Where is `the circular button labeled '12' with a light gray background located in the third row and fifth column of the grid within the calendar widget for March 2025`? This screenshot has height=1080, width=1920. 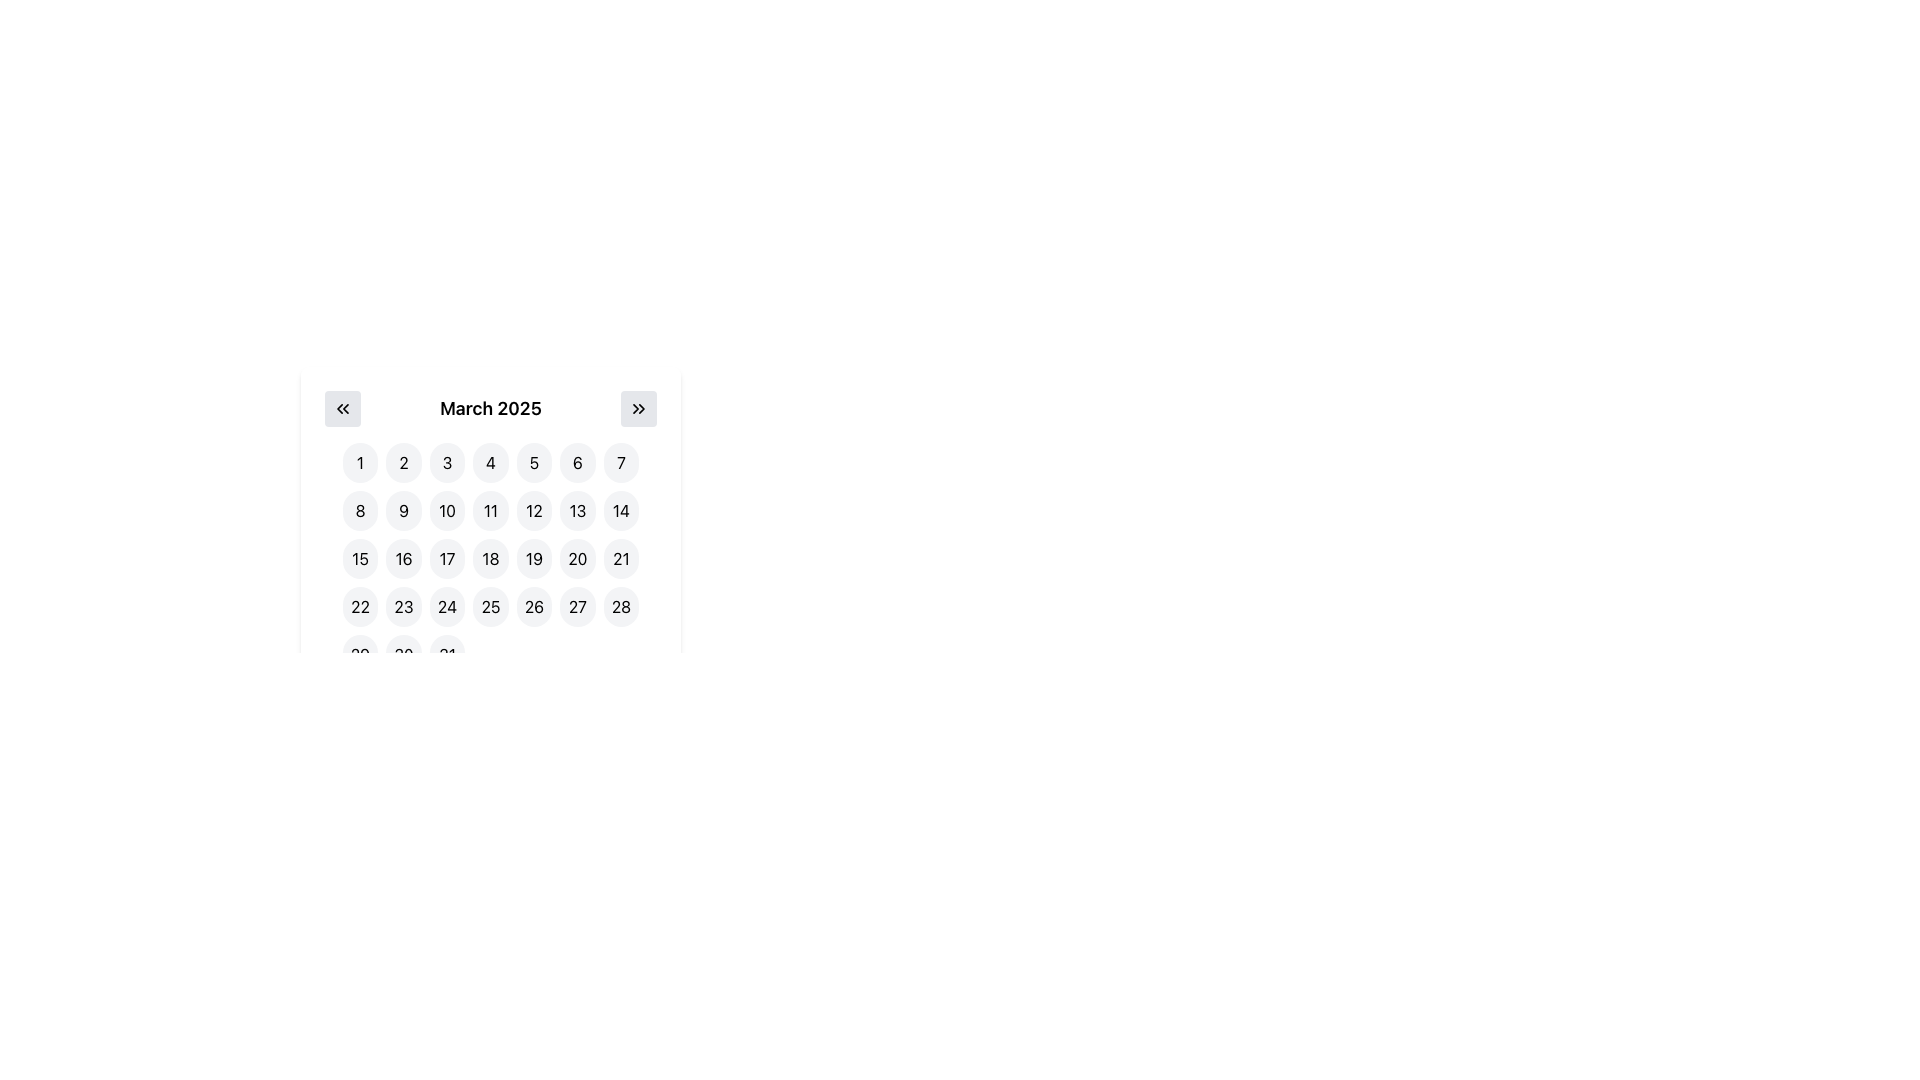
the circular button labeled '12' with a light gray background located in the third row and fifth column of the grid within the calendar widget for March 2025 is located at coordinates (534, 509).